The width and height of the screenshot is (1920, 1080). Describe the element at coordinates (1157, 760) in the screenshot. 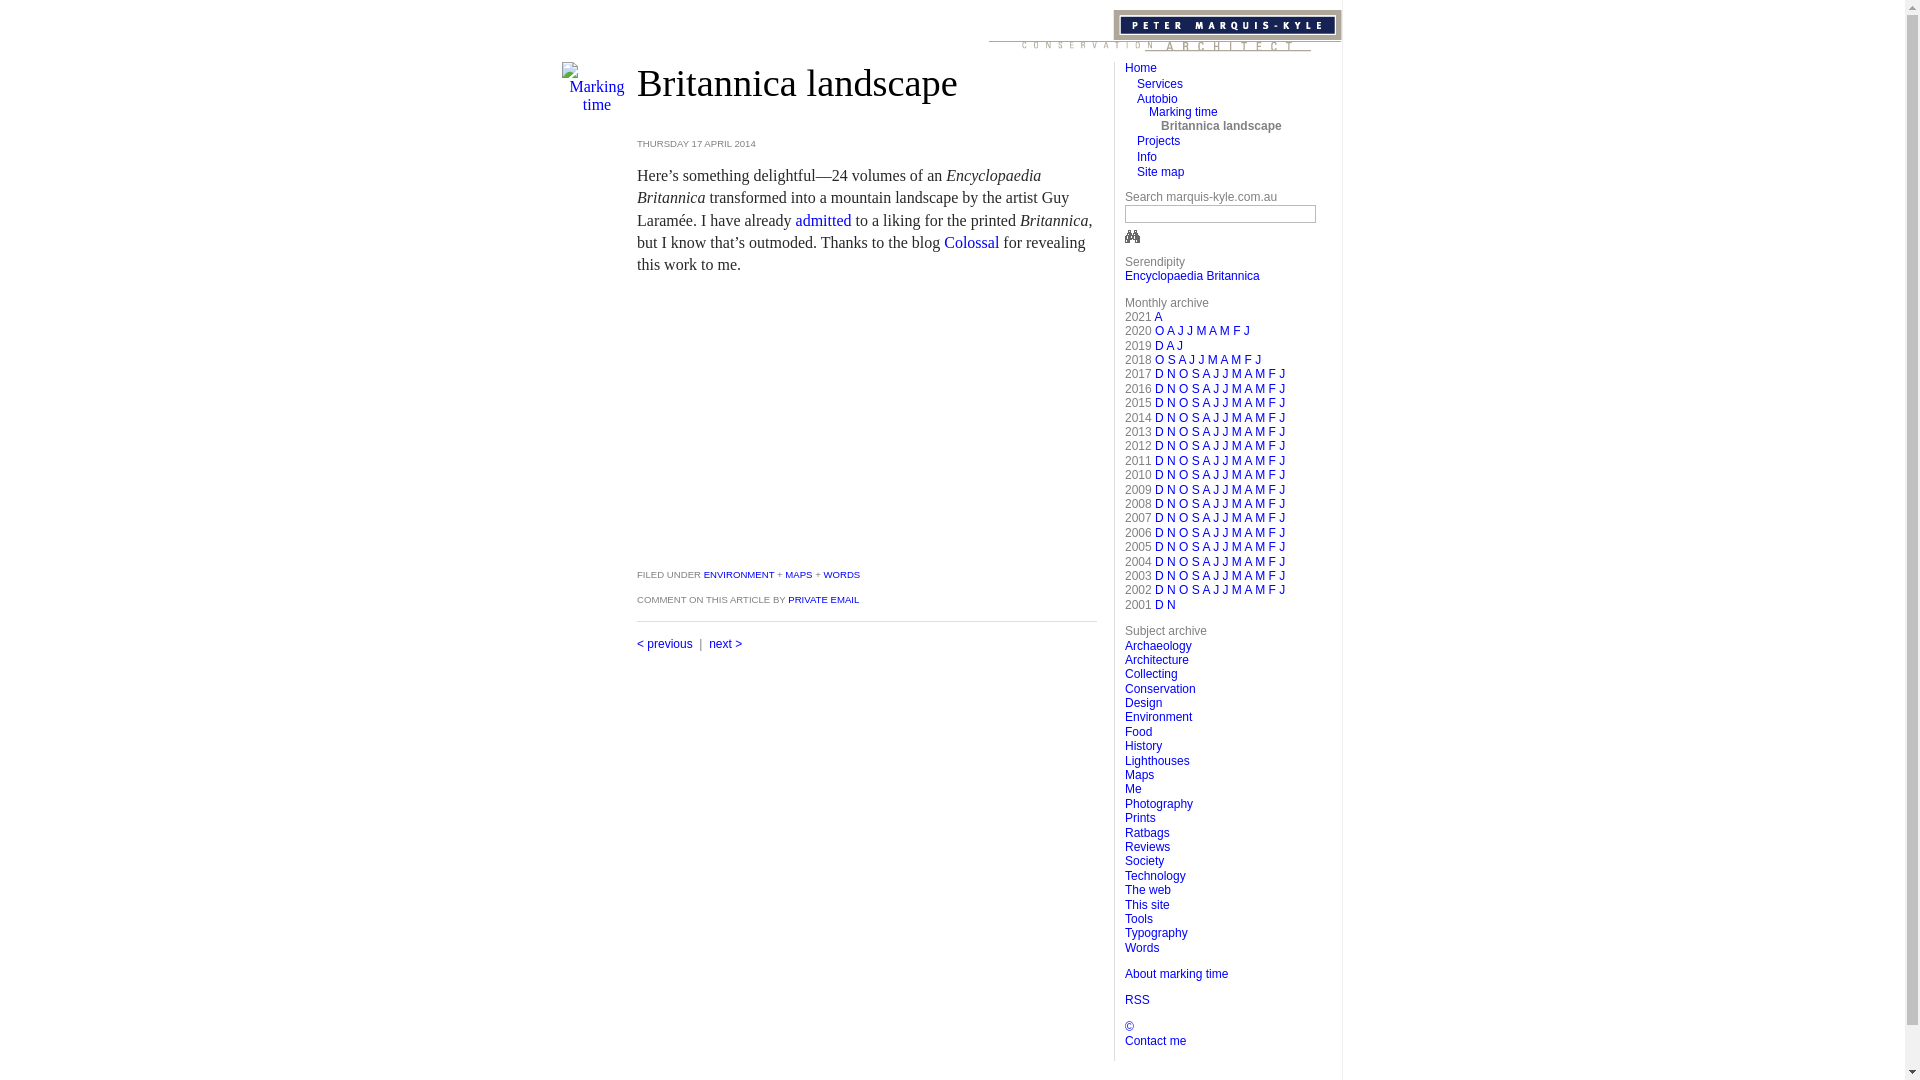

I see `'Lighthouses'` at that location.